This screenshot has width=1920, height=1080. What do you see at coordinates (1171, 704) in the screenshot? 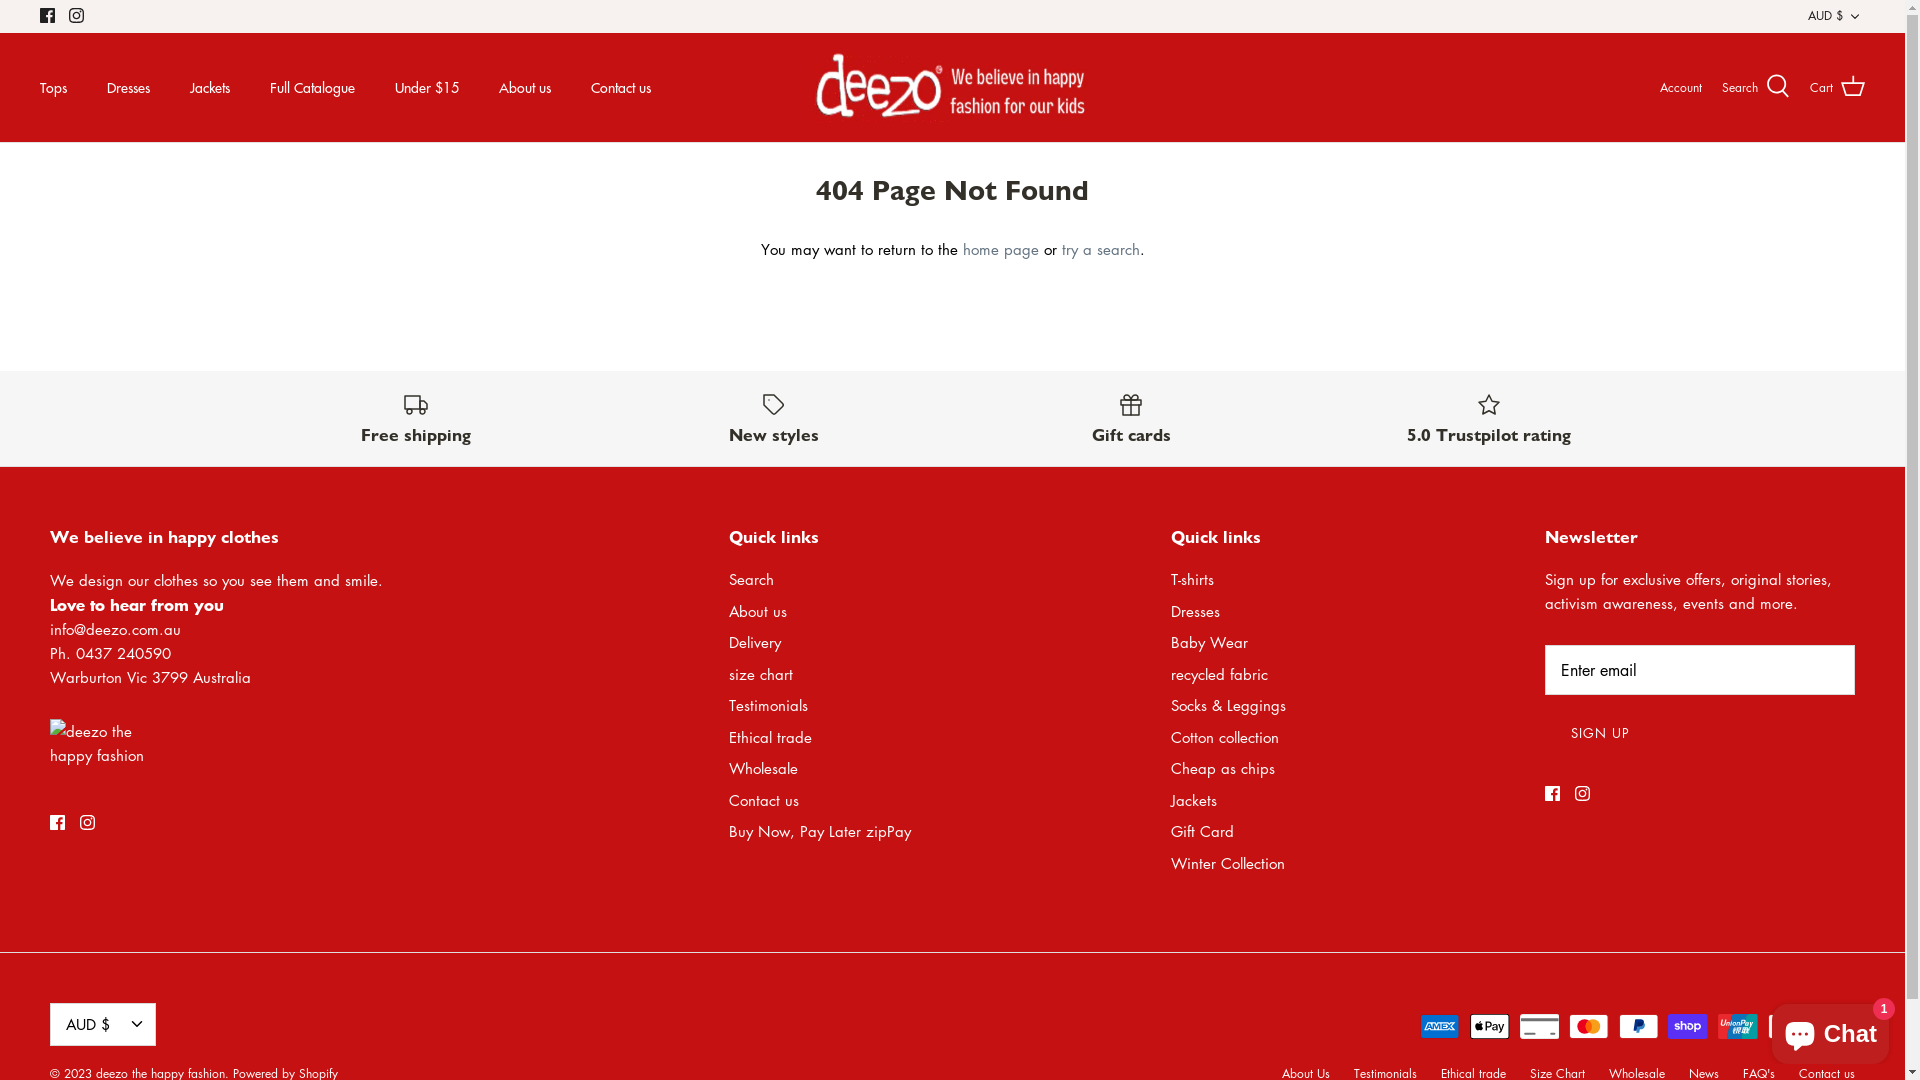
I see `'Socks & Leggings'` at bounding box center [1171, 704].